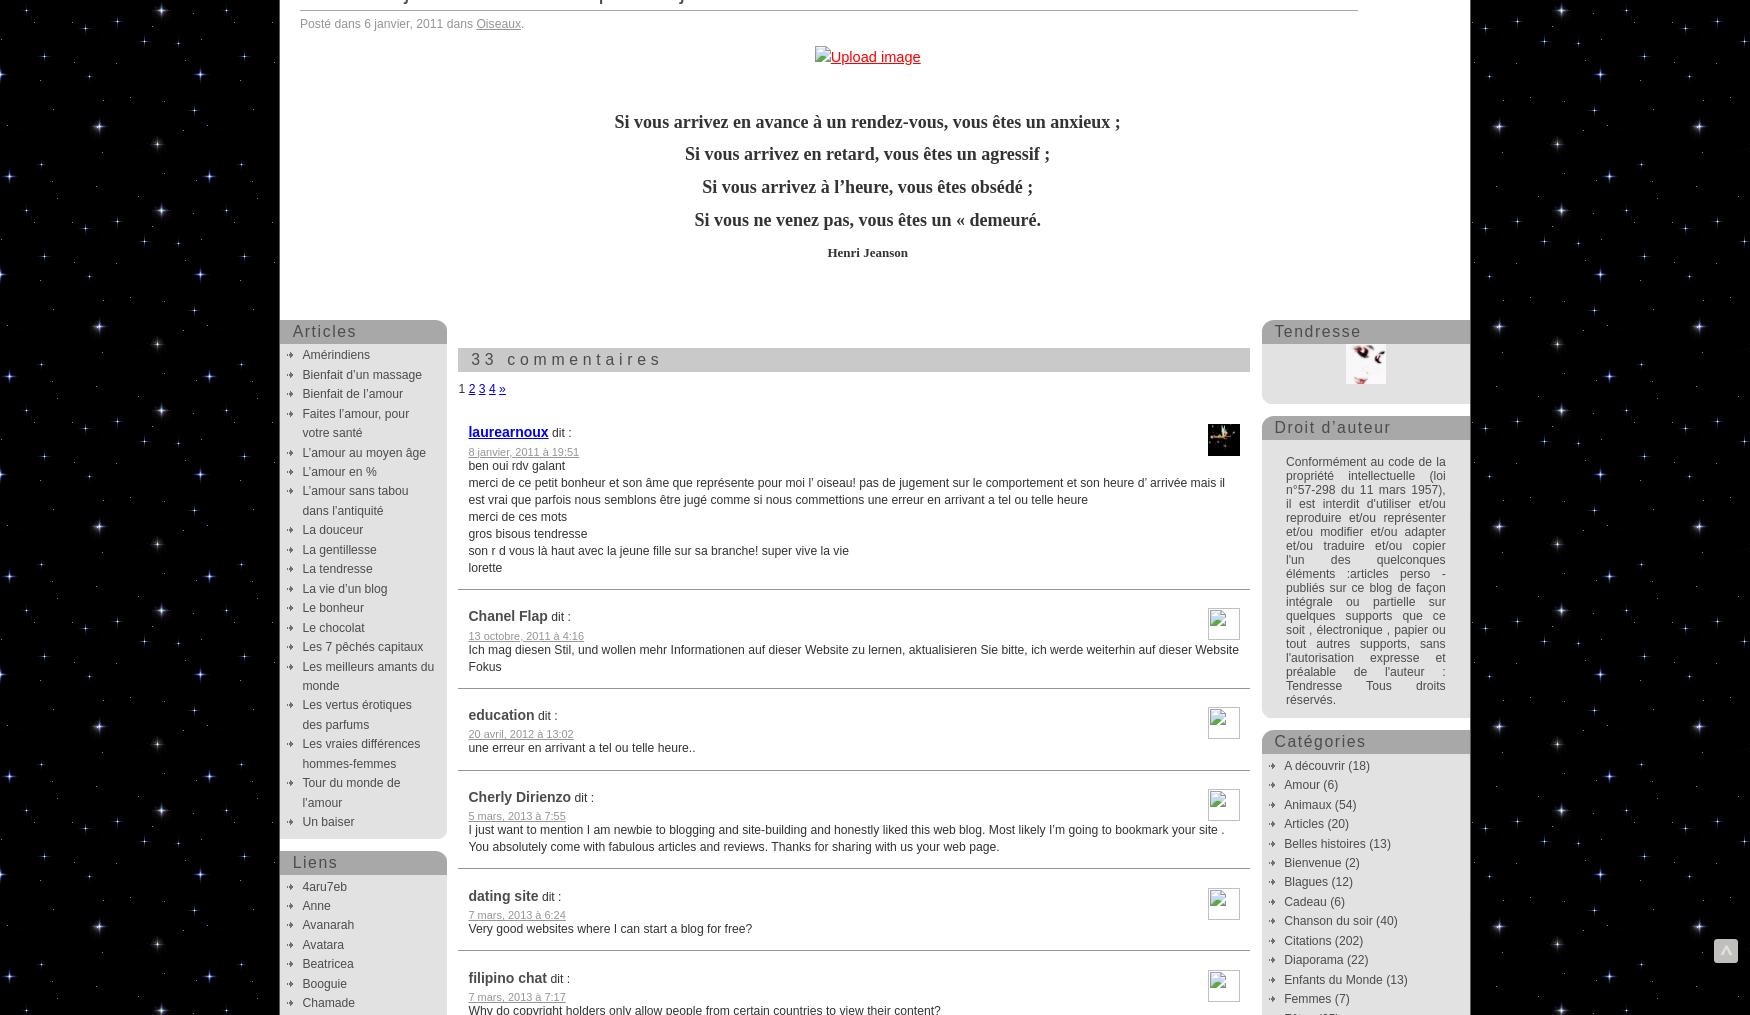  What do you see at coordinates (1312, 959) in the screenshot?
I see `'Diaporama'` at bounding box center [1312, 959].